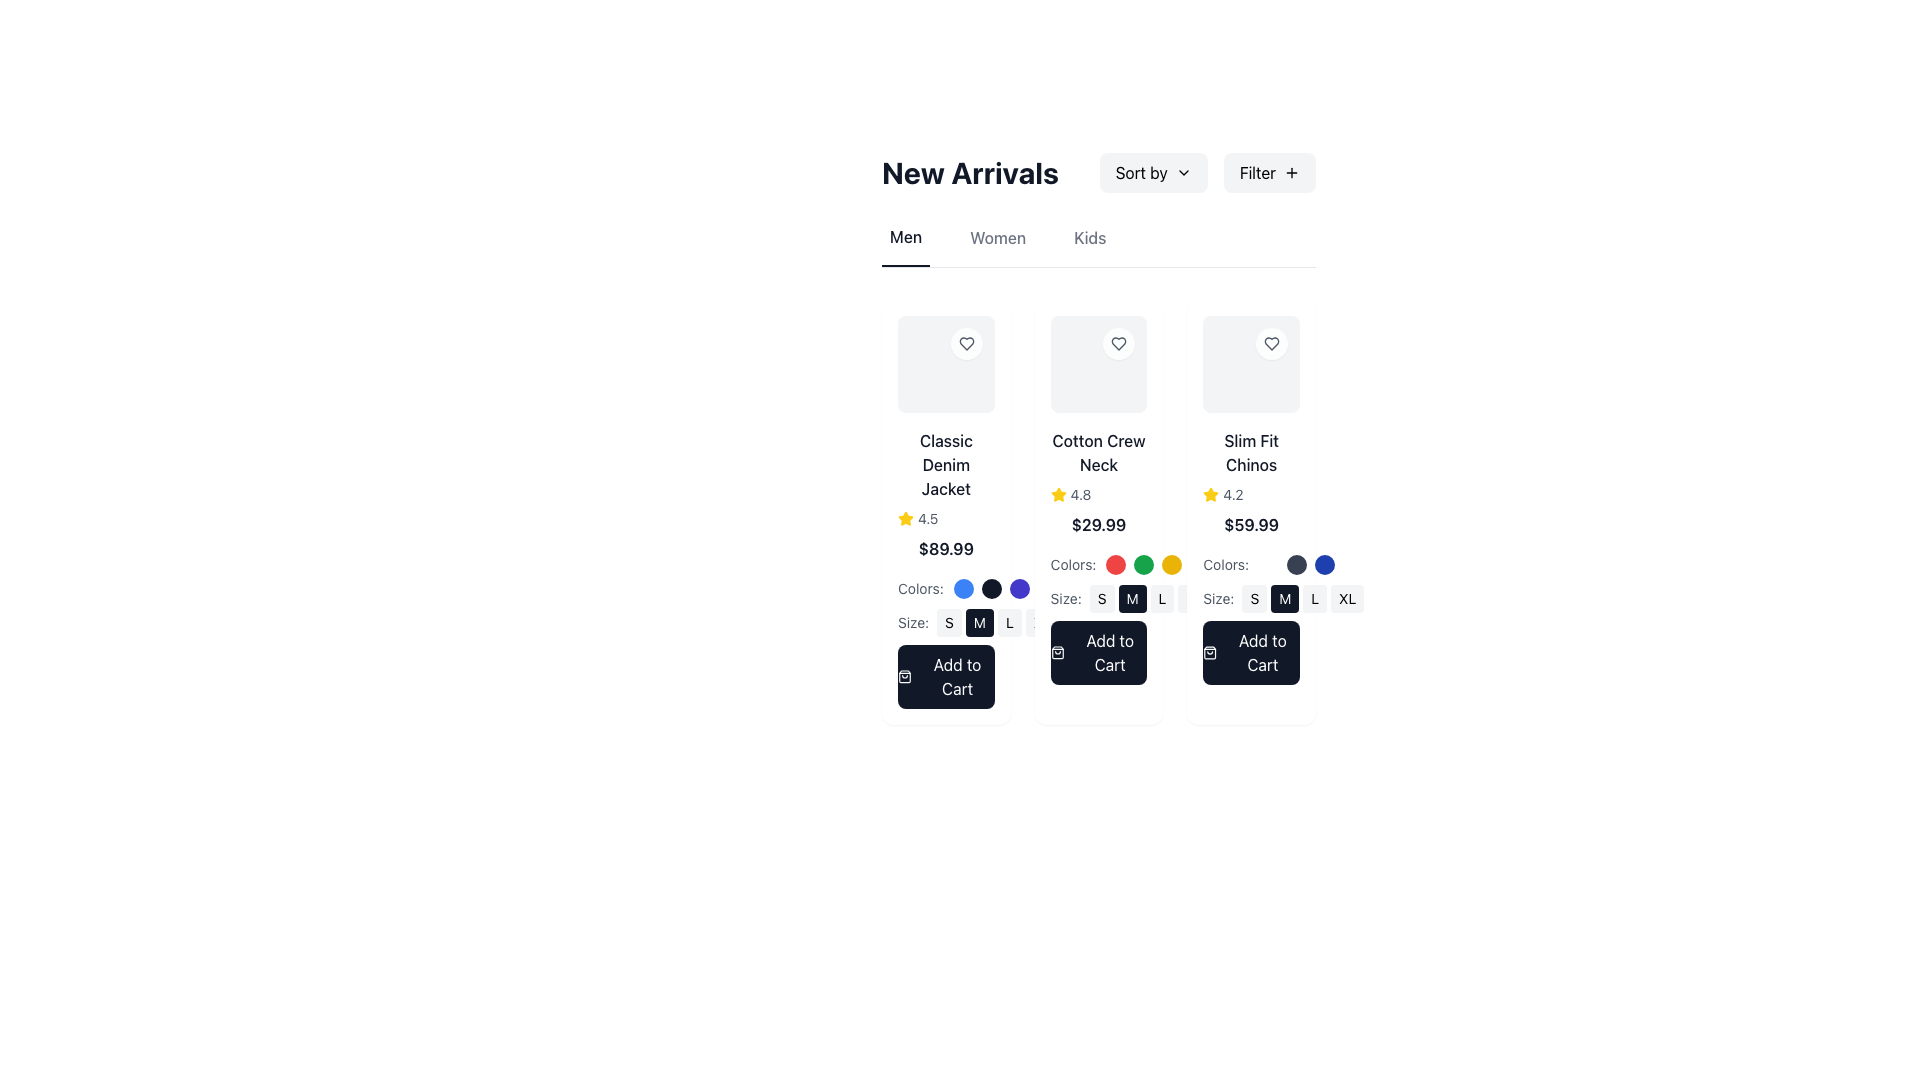 The height and width of the screenshot is (1080, 1920). Describe the element at coordinates (1098, 452) in the screenshot. I see `the 'Cotton Crew Neck' text label` at that location.